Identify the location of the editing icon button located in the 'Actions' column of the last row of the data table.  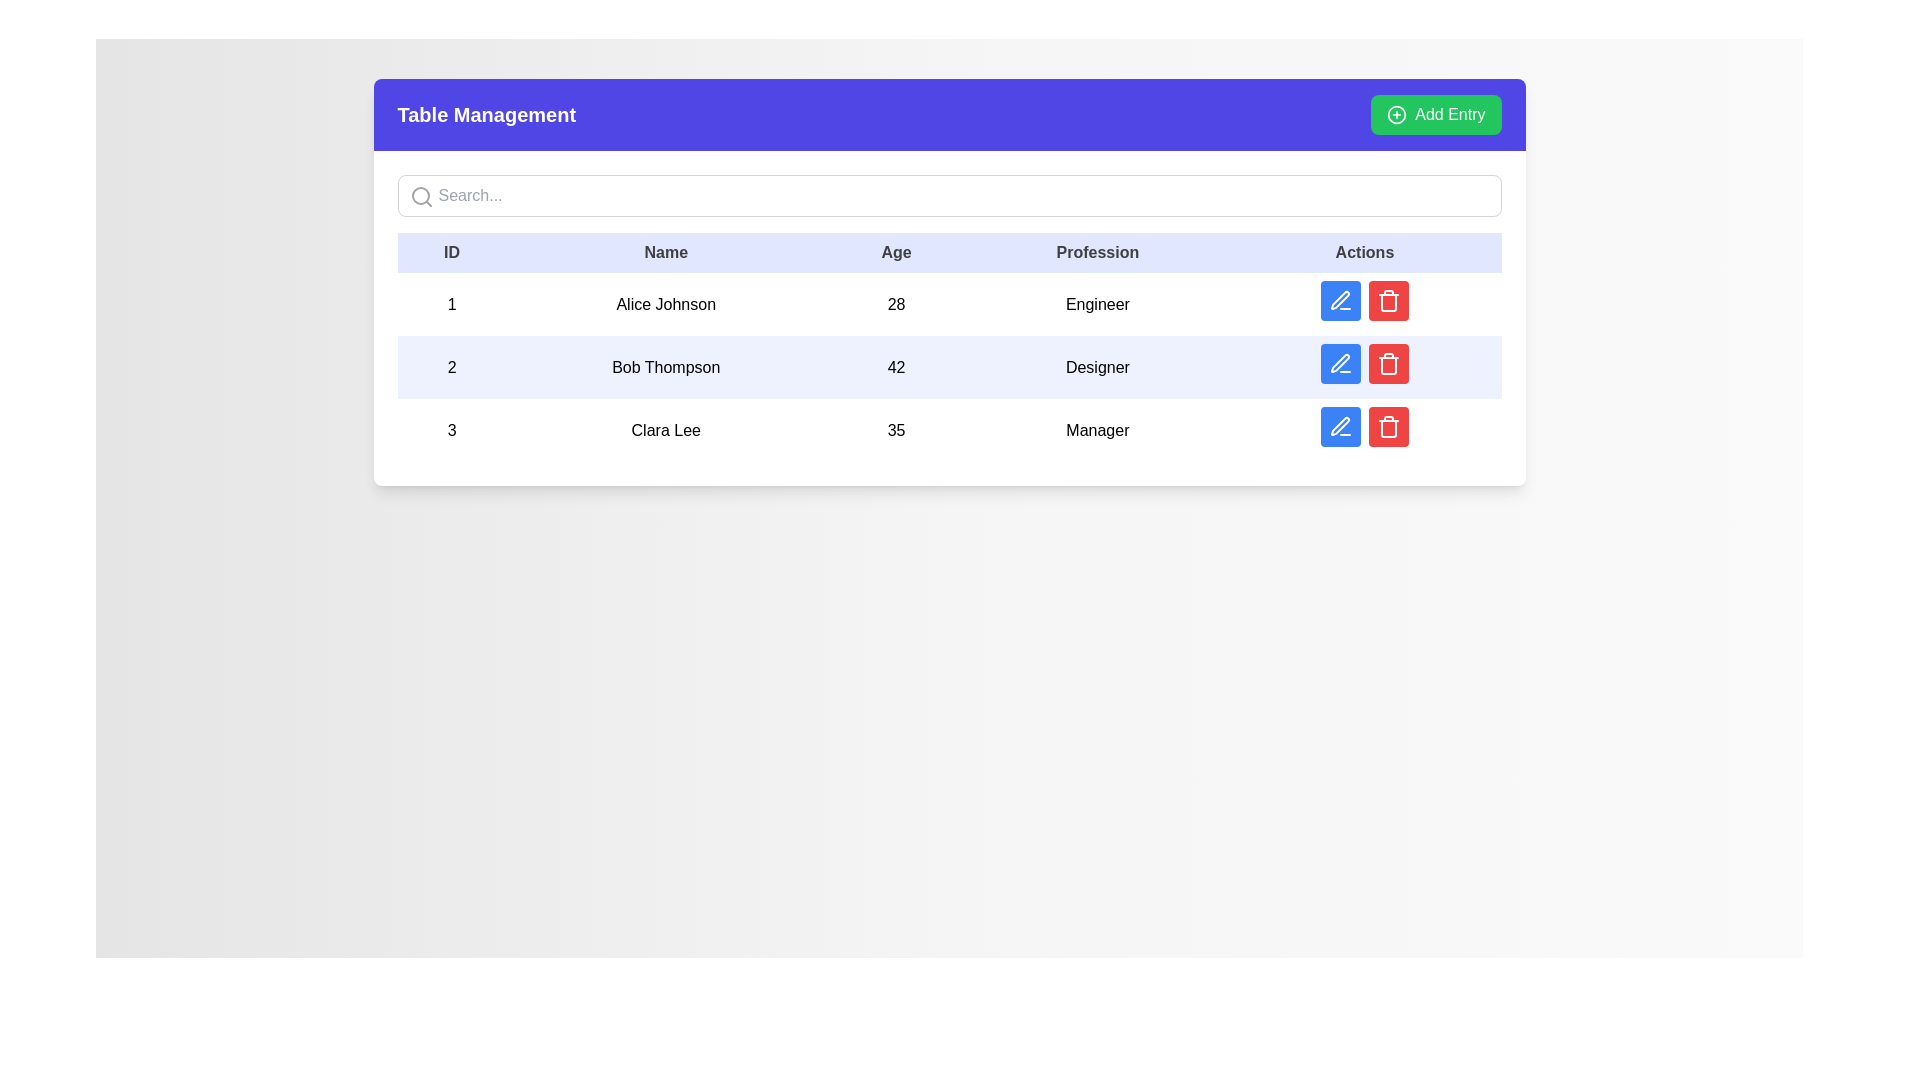
(1340, 425).